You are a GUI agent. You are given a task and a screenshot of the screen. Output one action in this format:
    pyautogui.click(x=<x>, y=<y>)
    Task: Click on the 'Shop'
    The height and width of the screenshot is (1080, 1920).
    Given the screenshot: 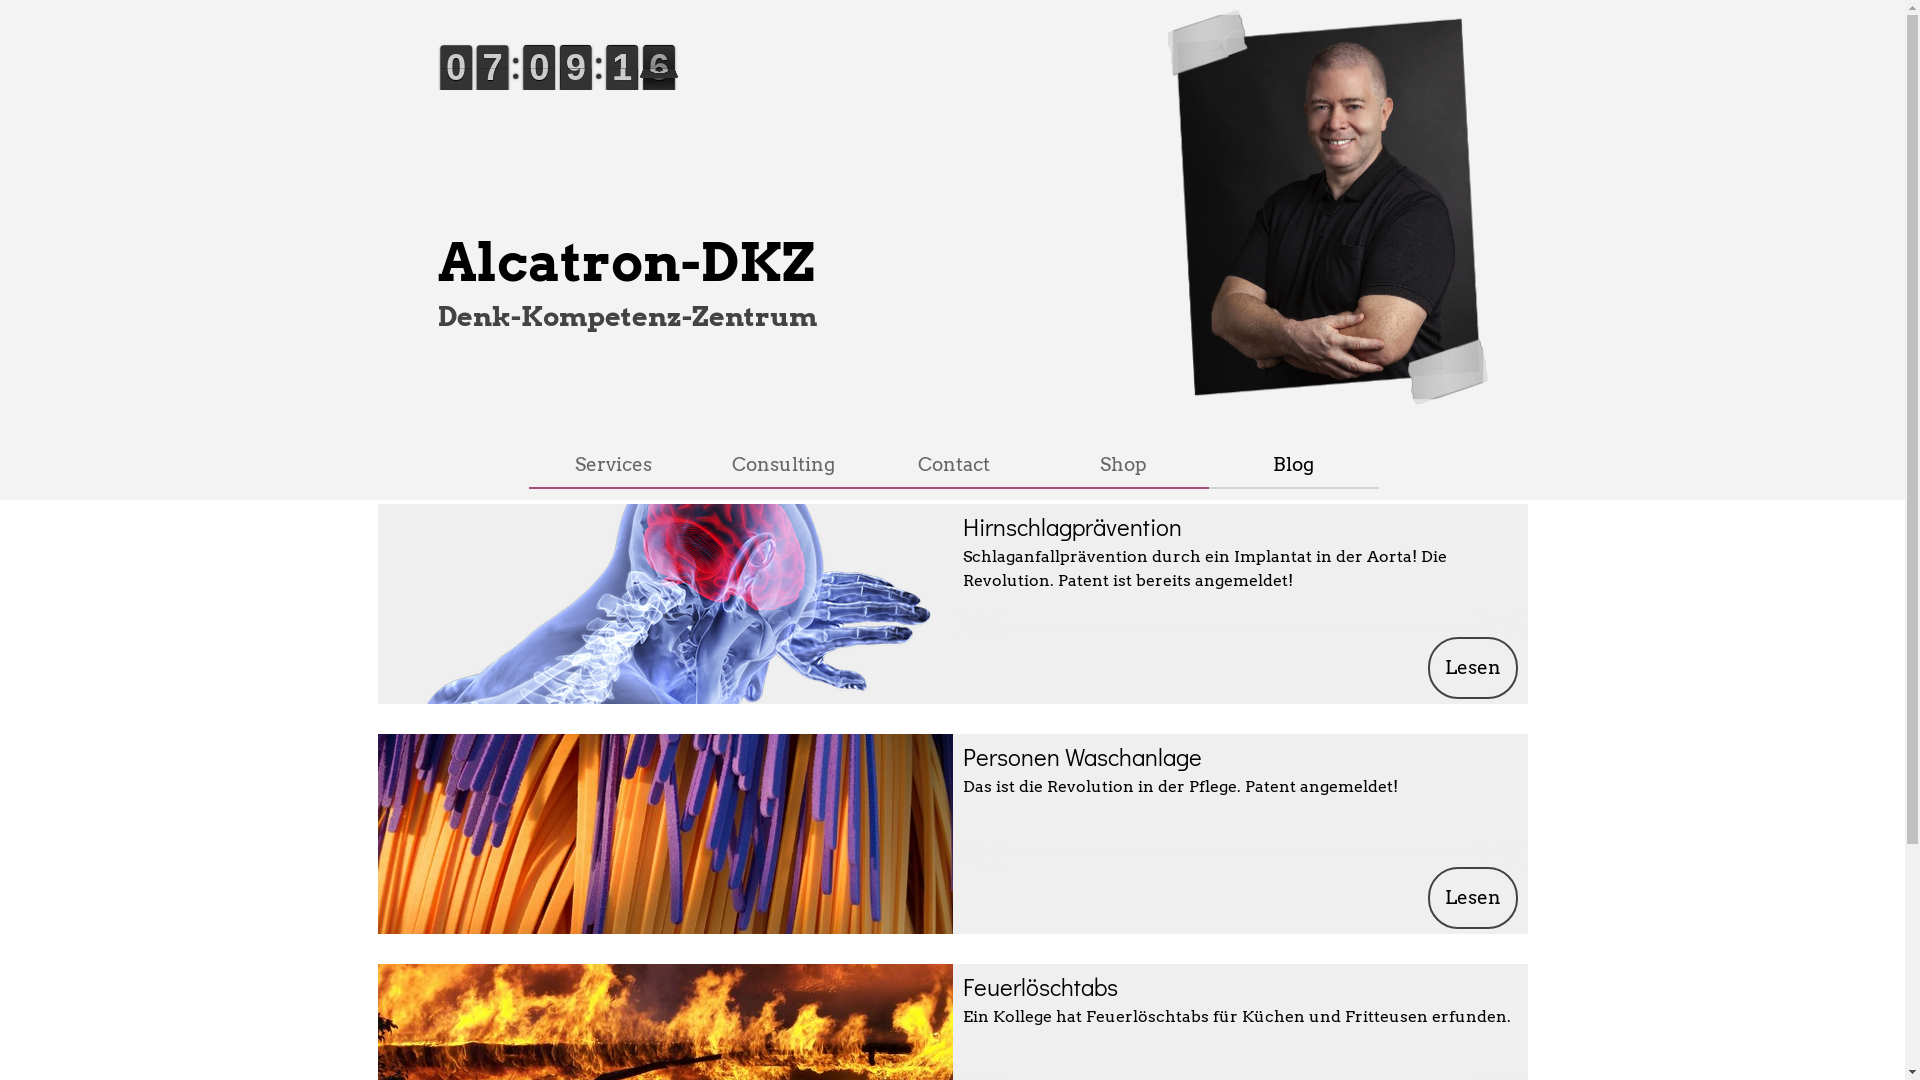 What is the action you would take?
    pyautogui.click(x=1046, y=464)
    